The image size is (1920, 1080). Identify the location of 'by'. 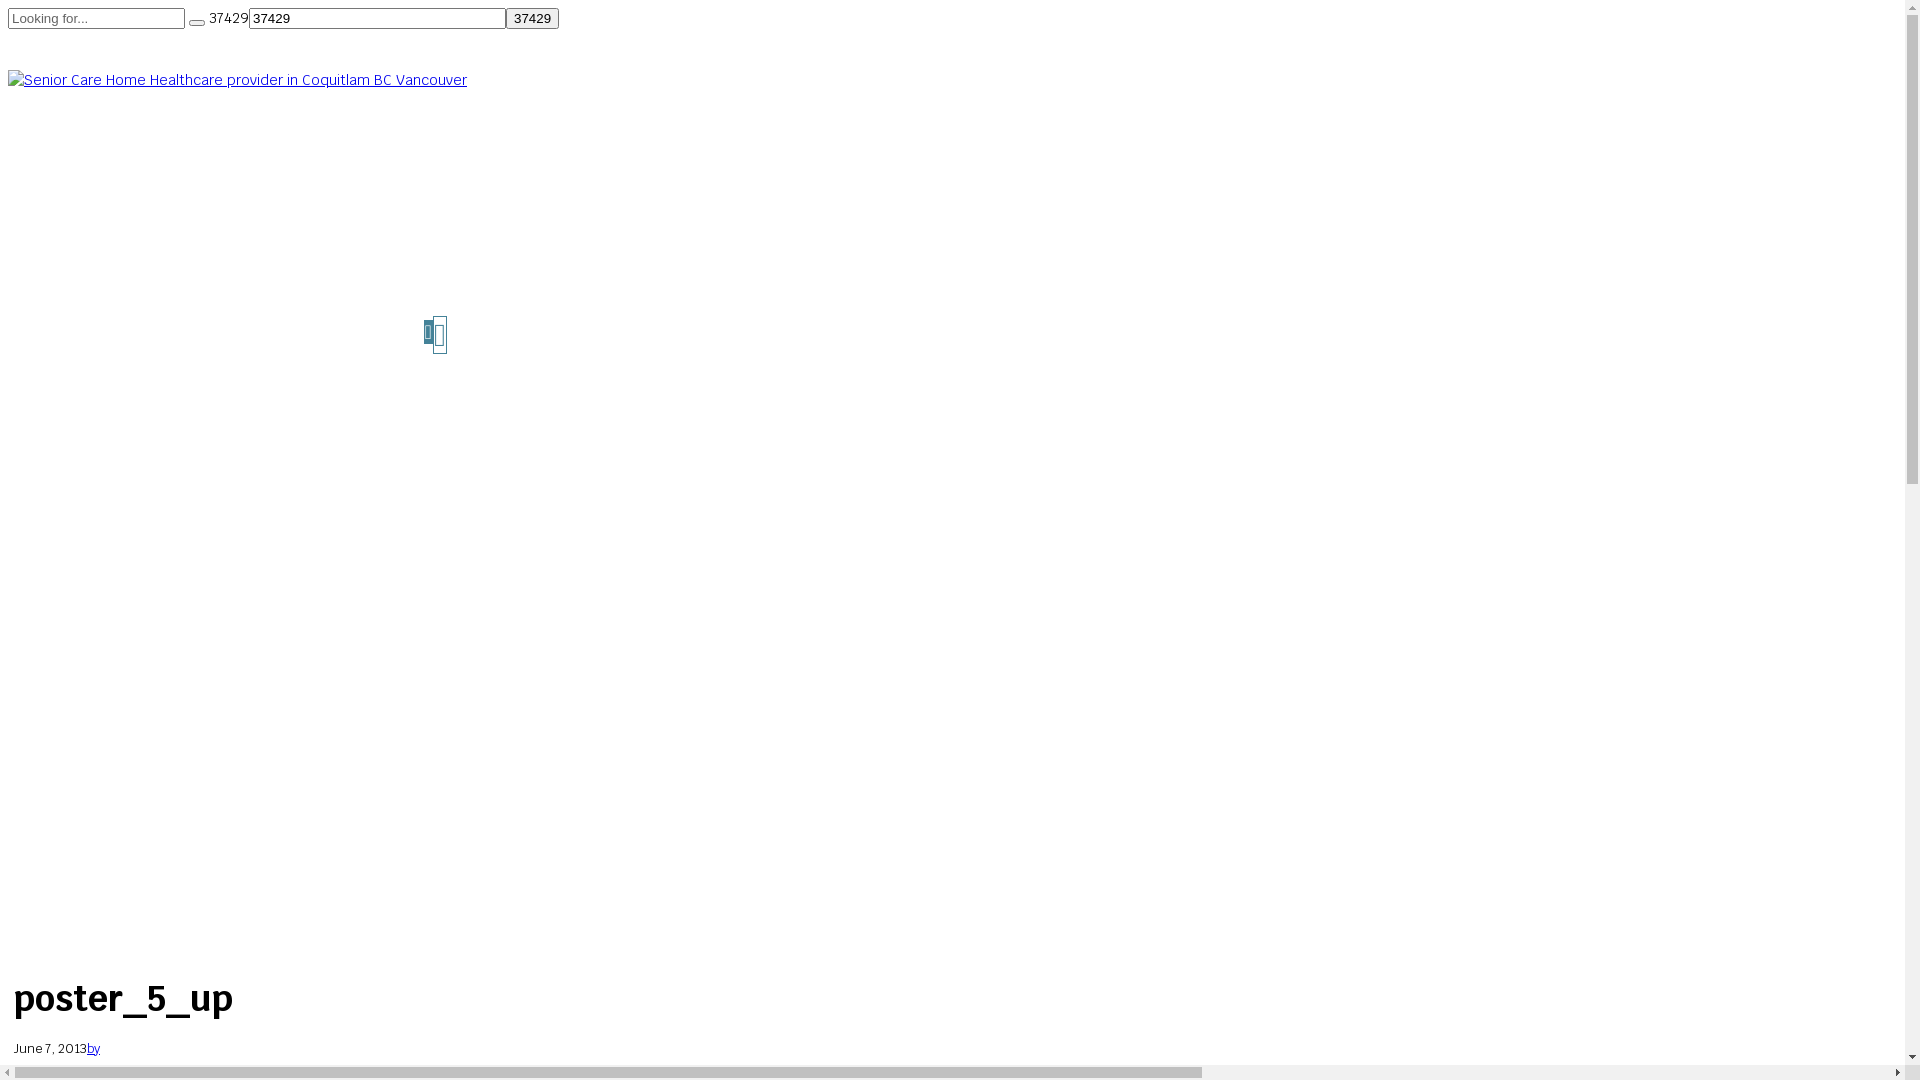
(92, 1047).